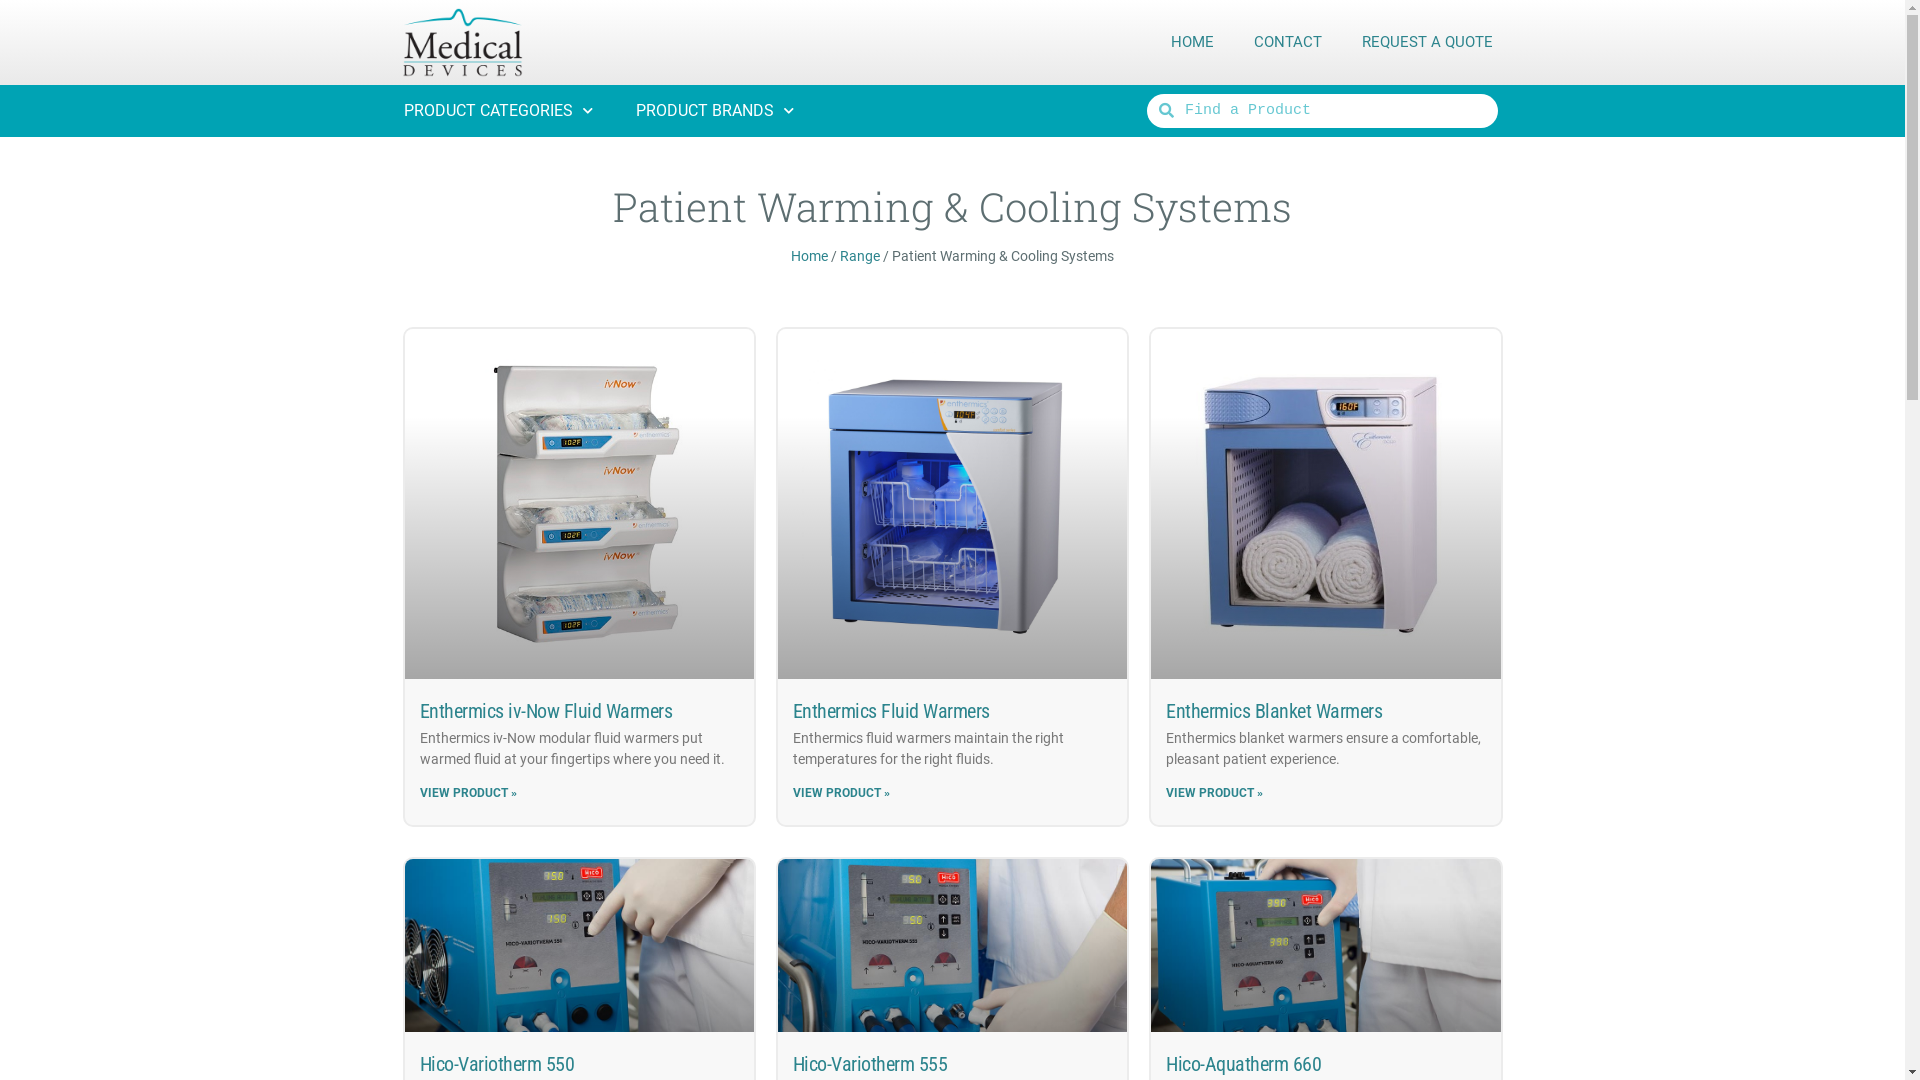 This screenshot has height=1080, width=1920. I want to click on 'CONTACT', so click(1287, 42).